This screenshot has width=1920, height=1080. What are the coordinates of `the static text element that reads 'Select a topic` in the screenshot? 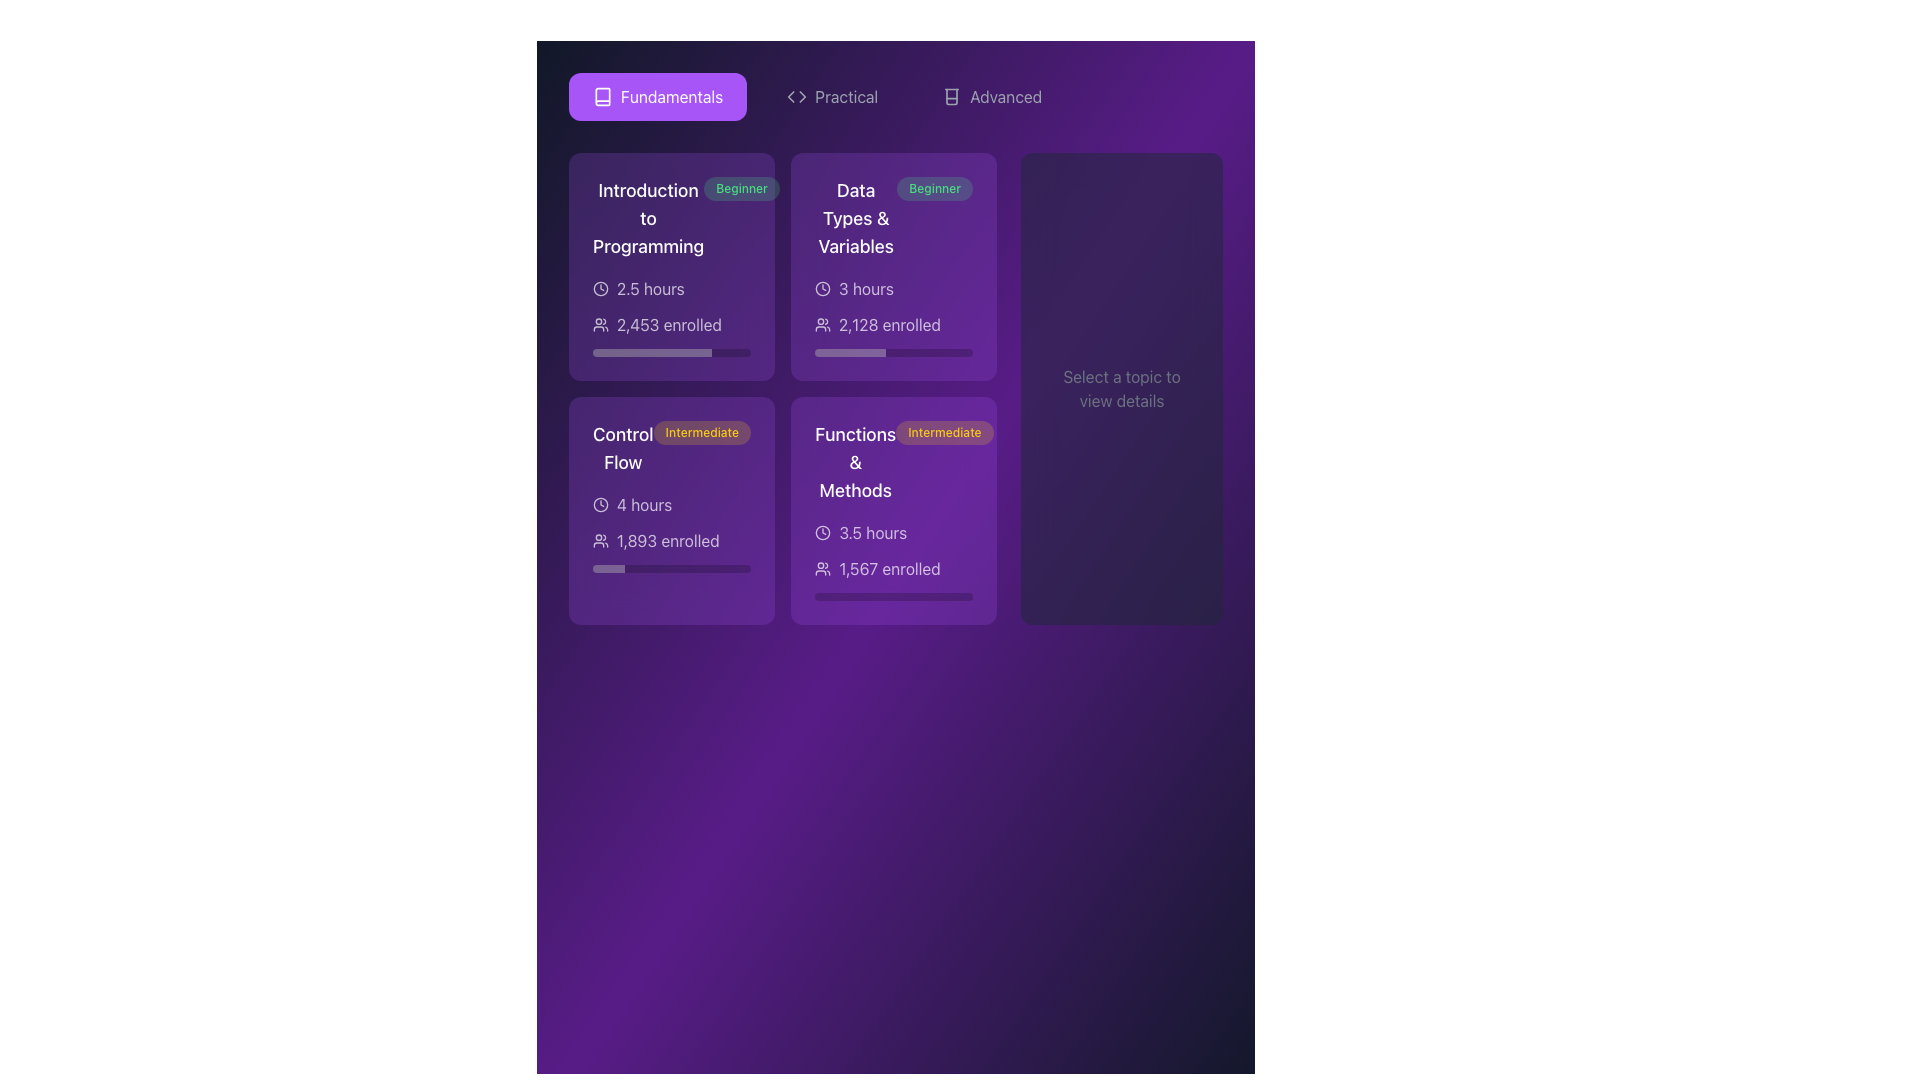 It's located at (1122, 389).